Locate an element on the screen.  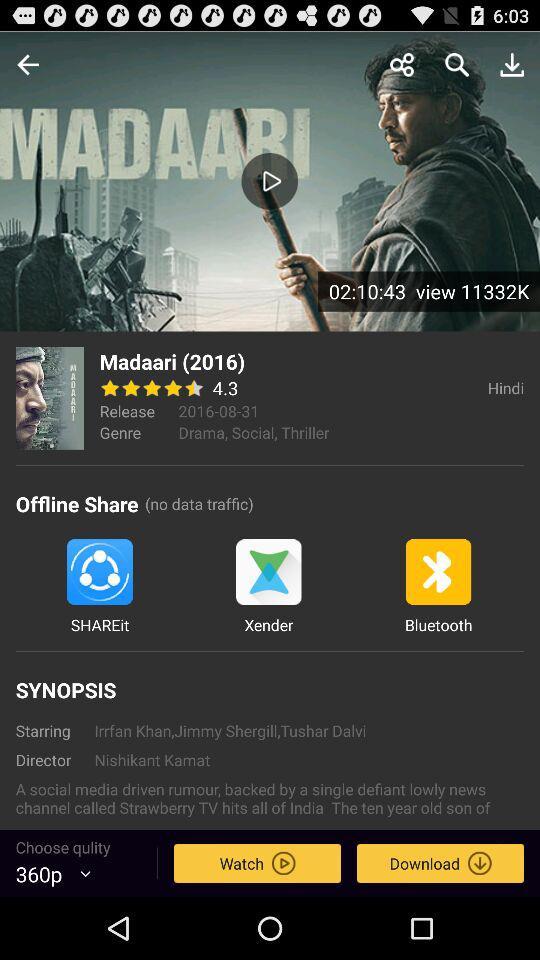
the arrow_backward icon is located at coordinates (26, 69).